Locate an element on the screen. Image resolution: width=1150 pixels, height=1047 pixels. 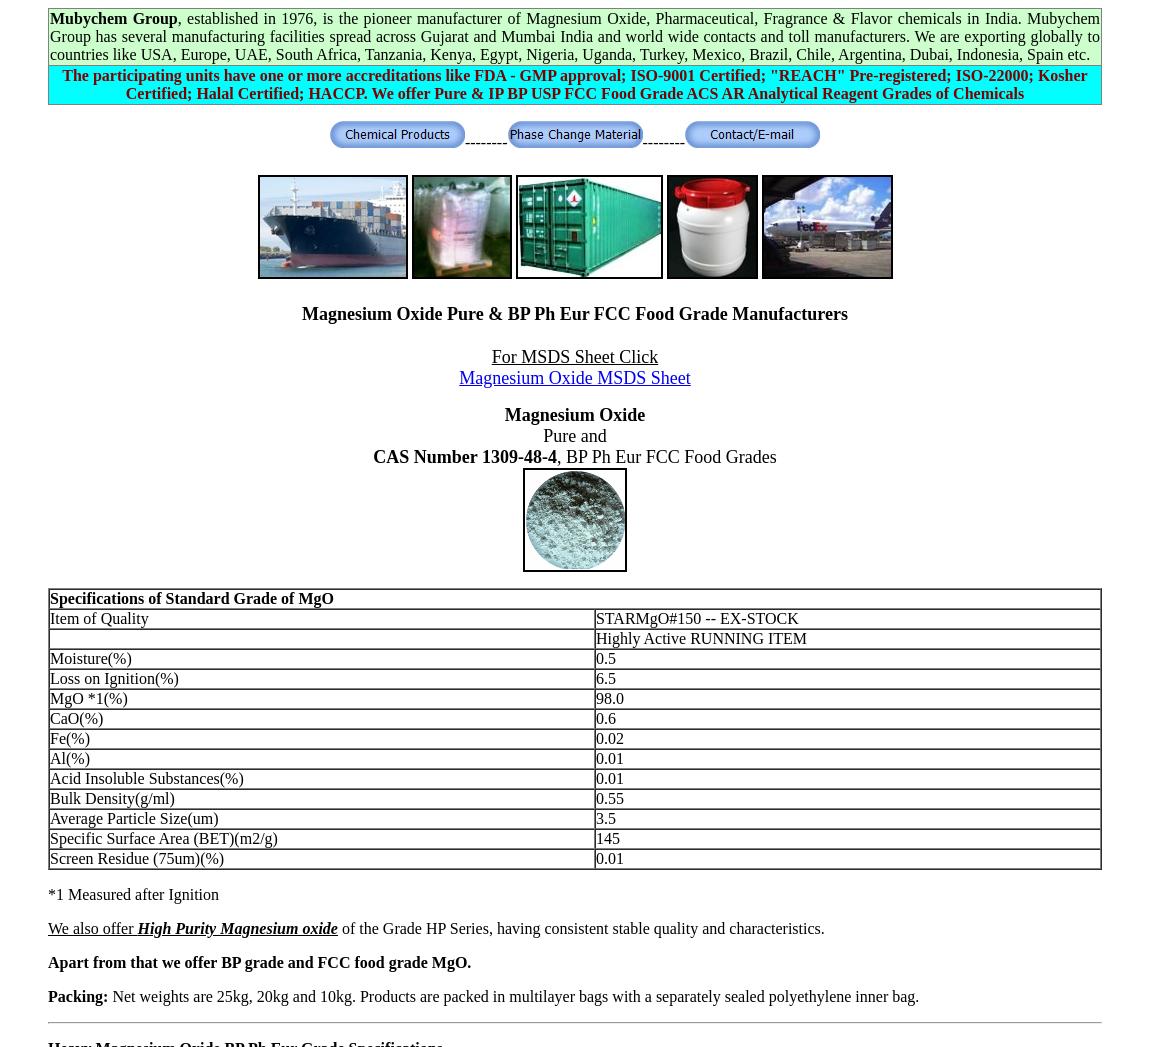
'145' is located at coordinates (605, 837).